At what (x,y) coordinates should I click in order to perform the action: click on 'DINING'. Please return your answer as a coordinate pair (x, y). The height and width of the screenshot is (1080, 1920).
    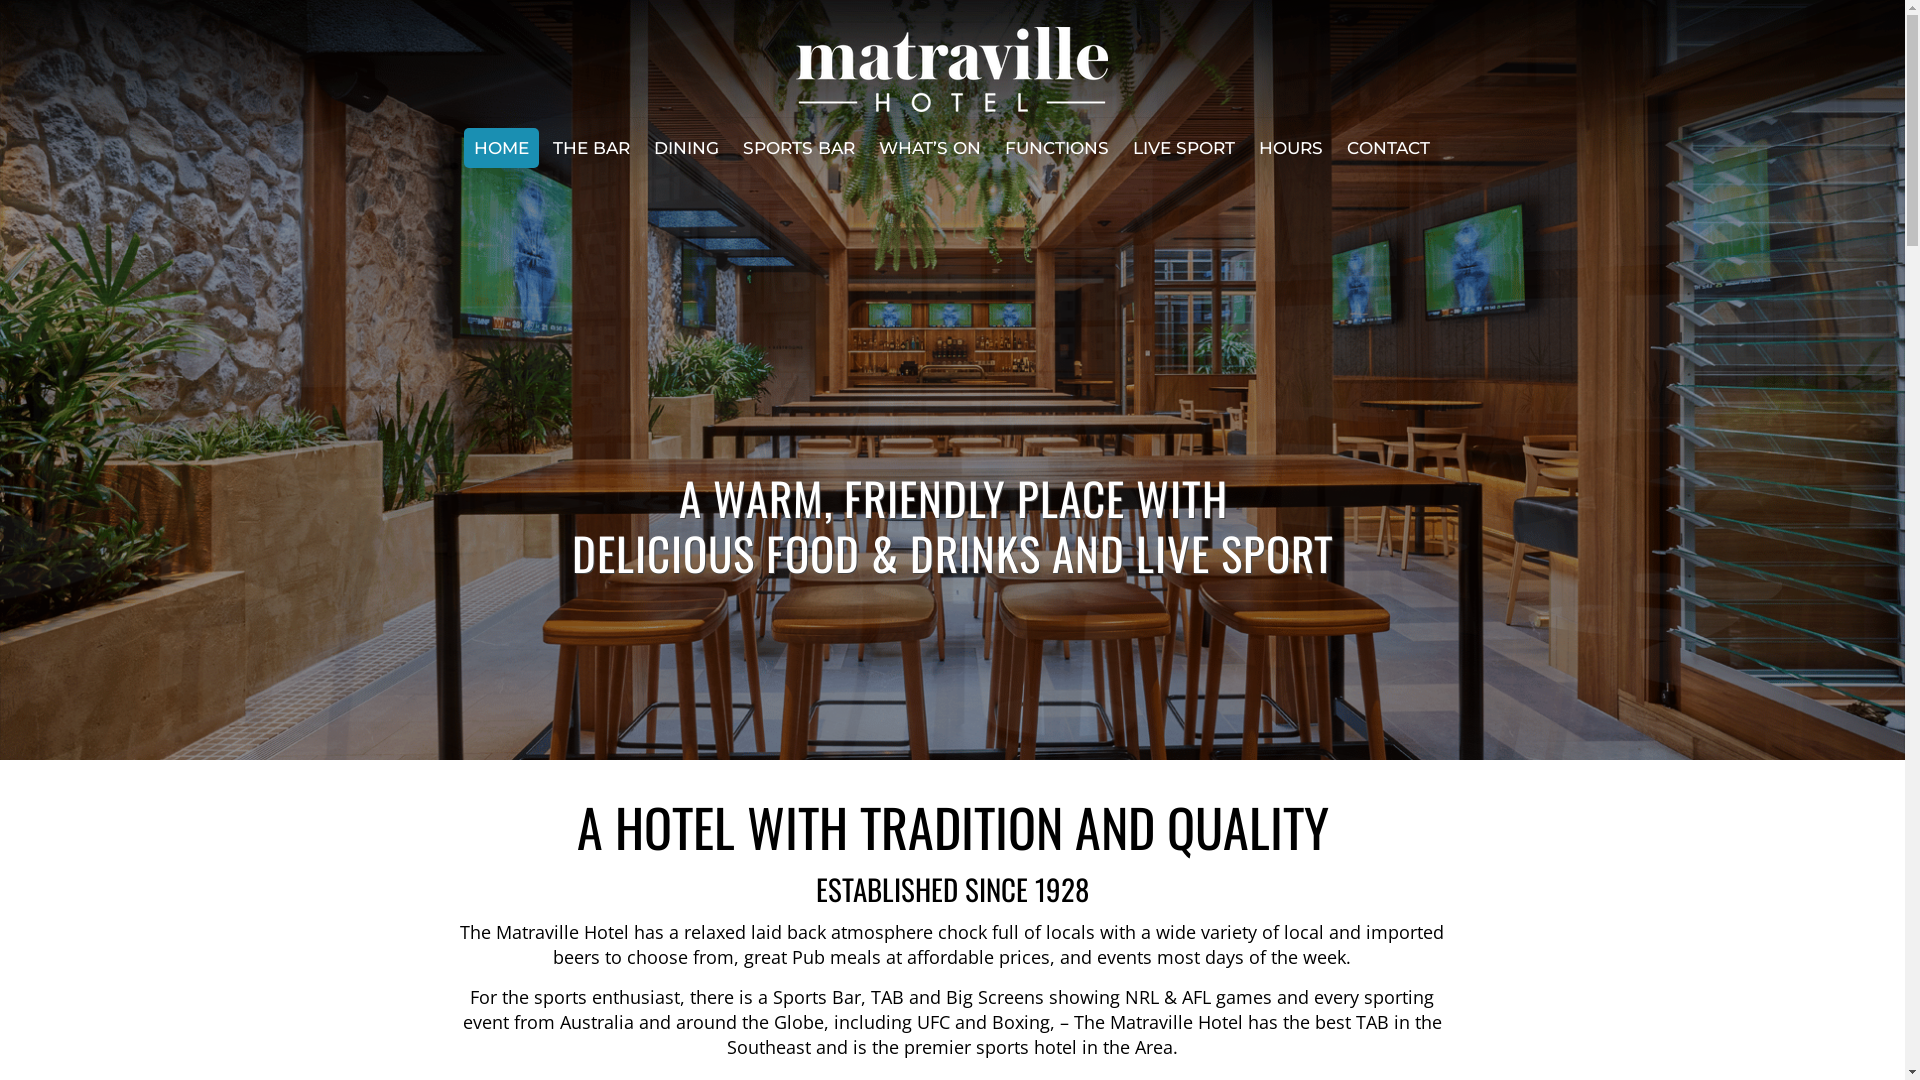
    Looking at the image, I should click on (643, 146).